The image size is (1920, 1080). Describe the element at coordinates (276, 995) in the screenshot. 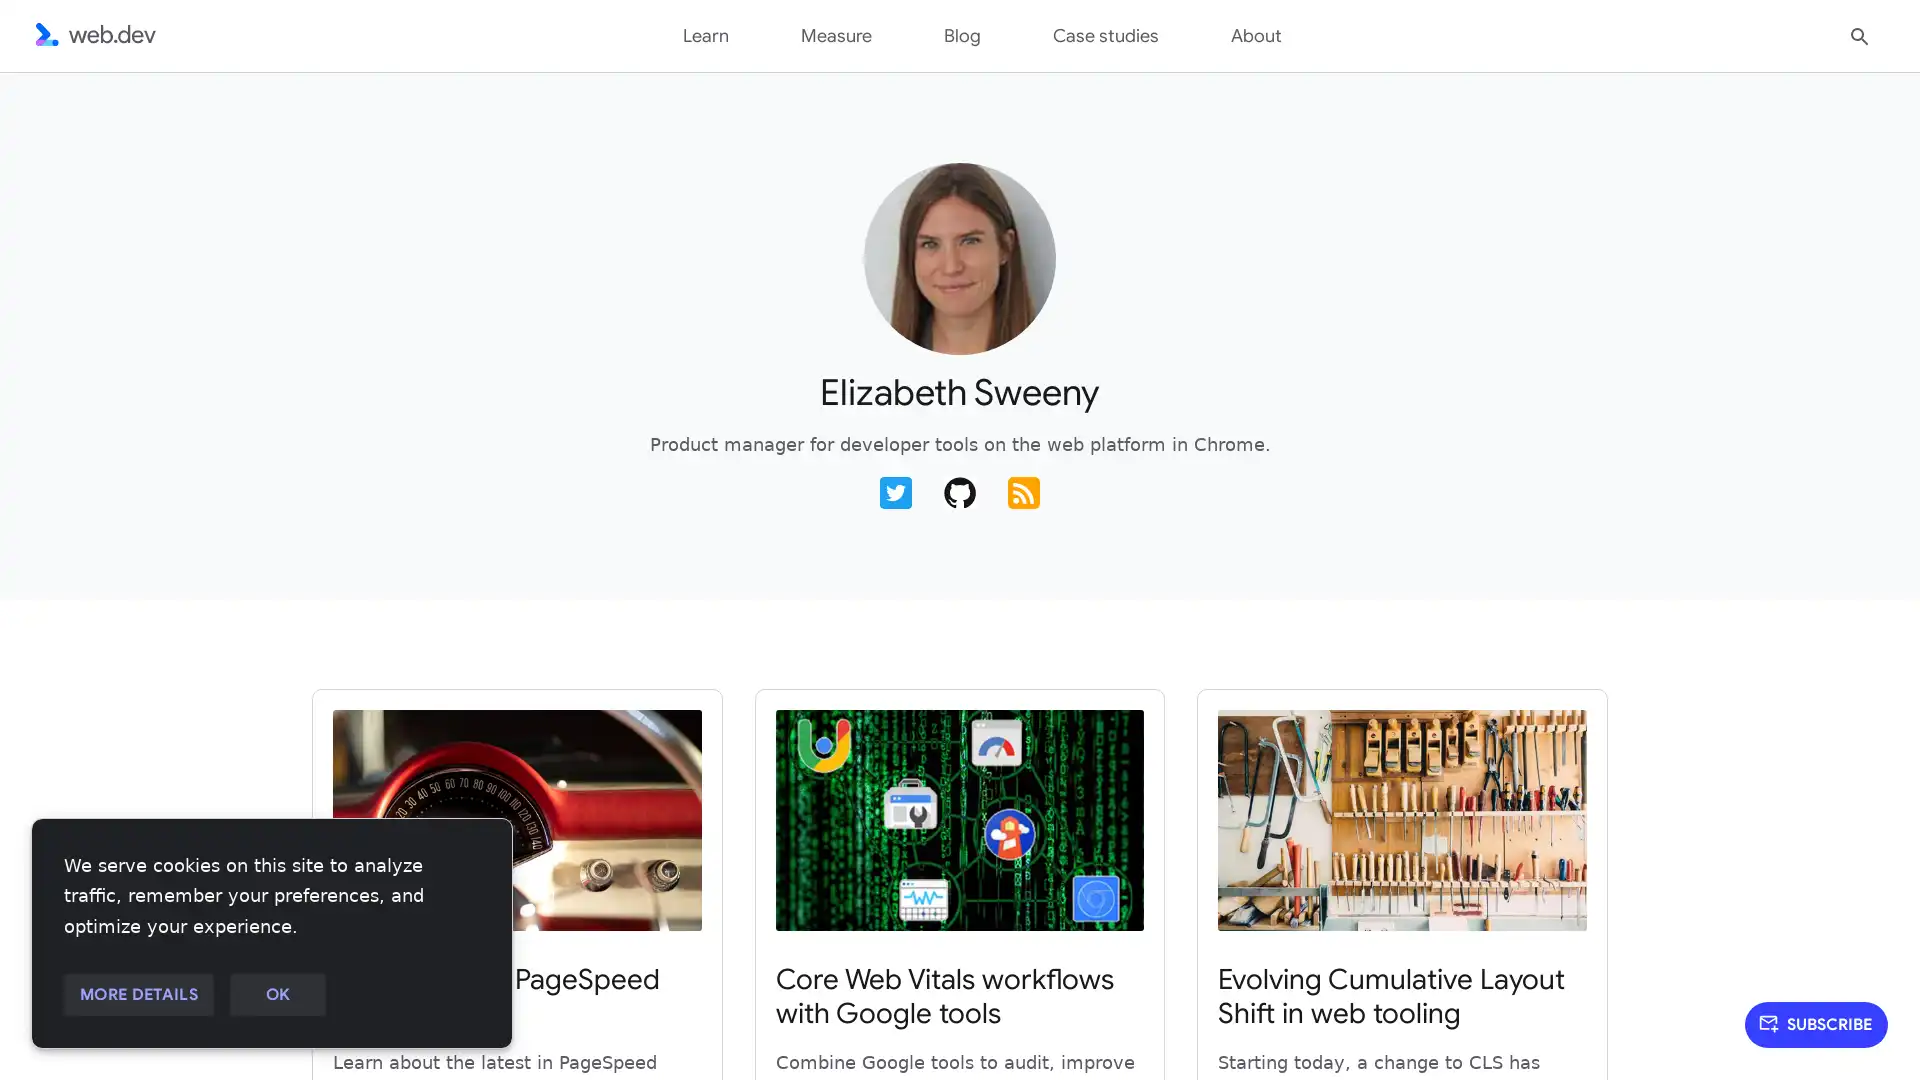

I see `OK` at that location.